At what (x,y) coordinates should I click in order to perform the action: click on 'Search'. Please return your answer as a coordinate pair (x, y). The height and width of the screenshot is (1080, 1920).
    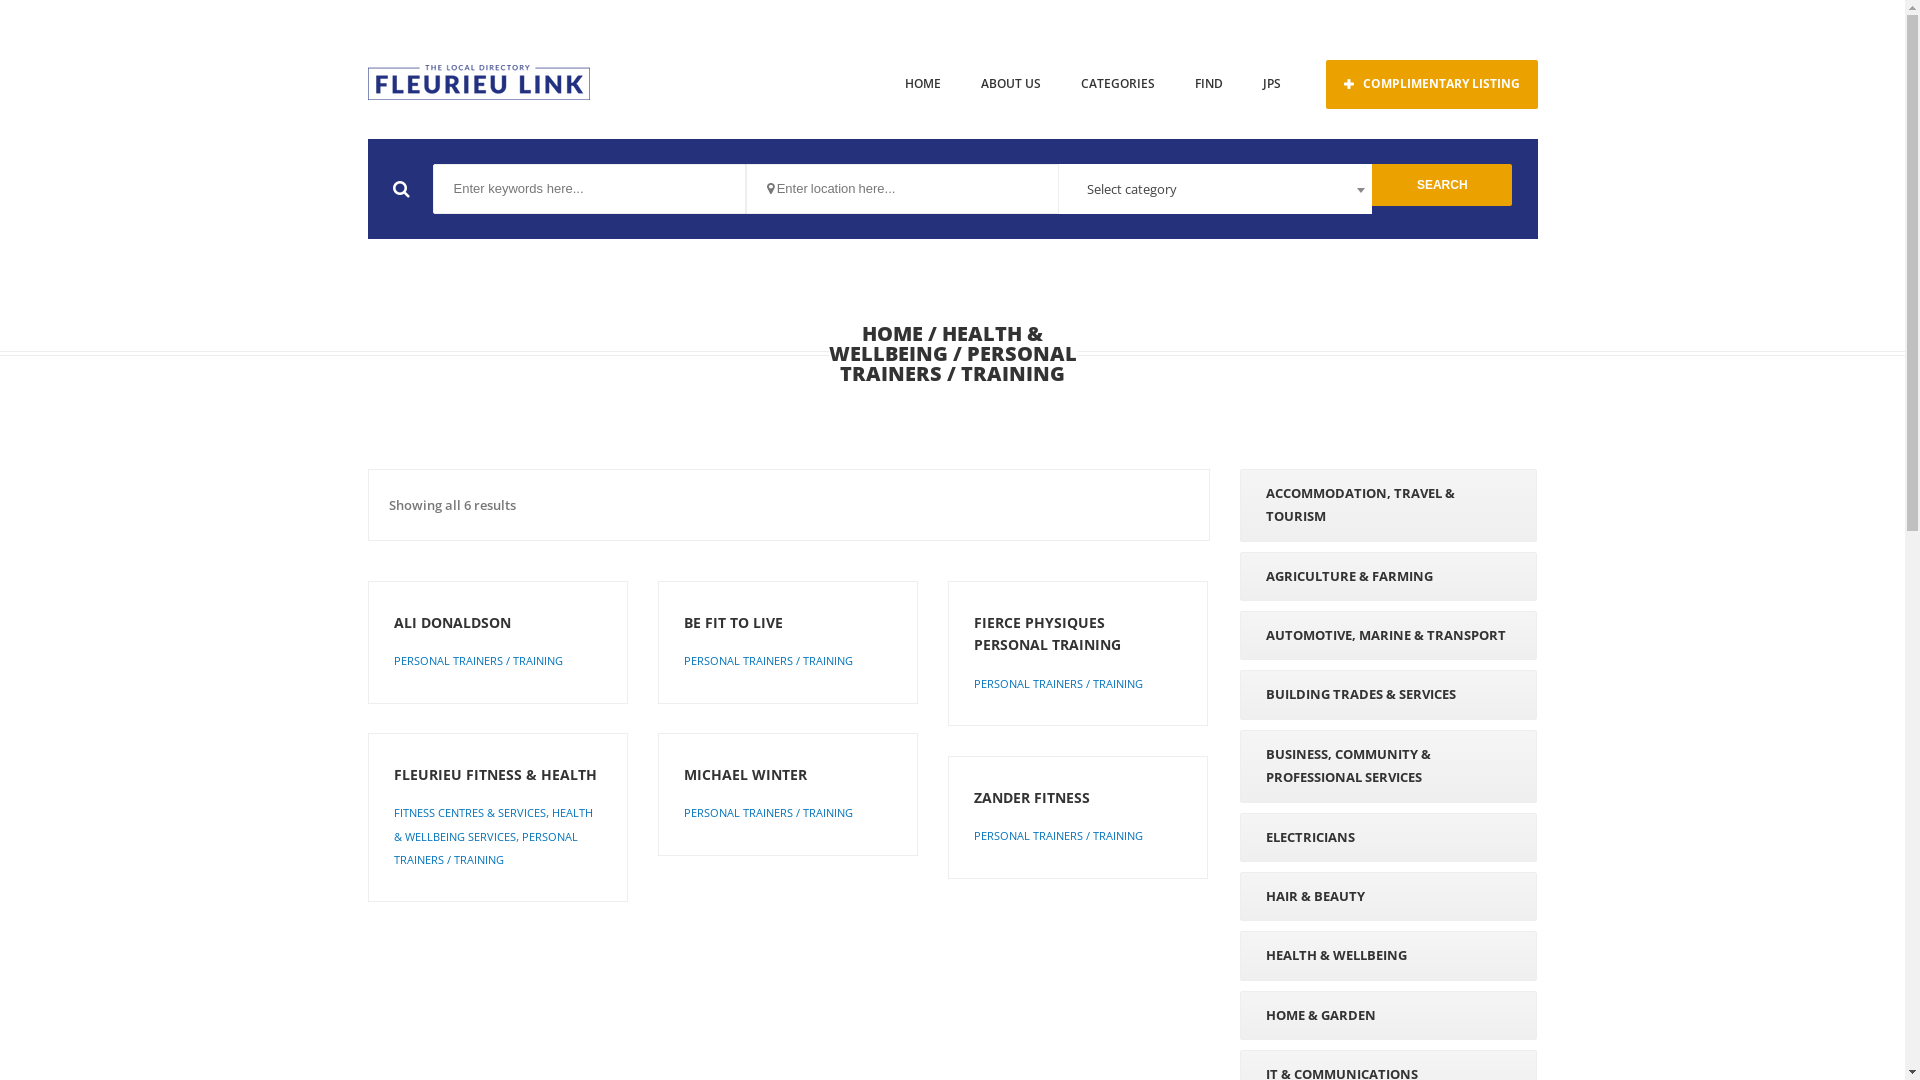
    Looking at the image, I should click on (1371, 185).